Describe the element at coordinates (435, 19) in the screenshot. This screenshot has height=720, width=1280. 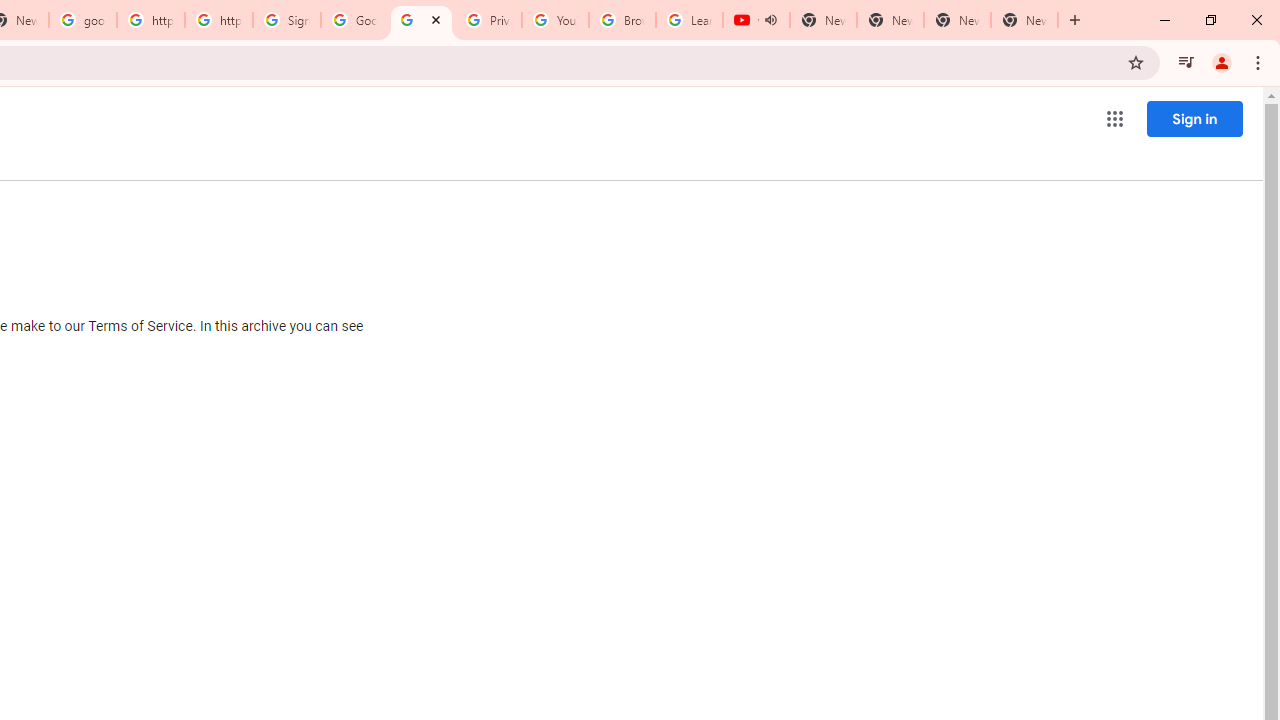
I see `'Close'` at that location.